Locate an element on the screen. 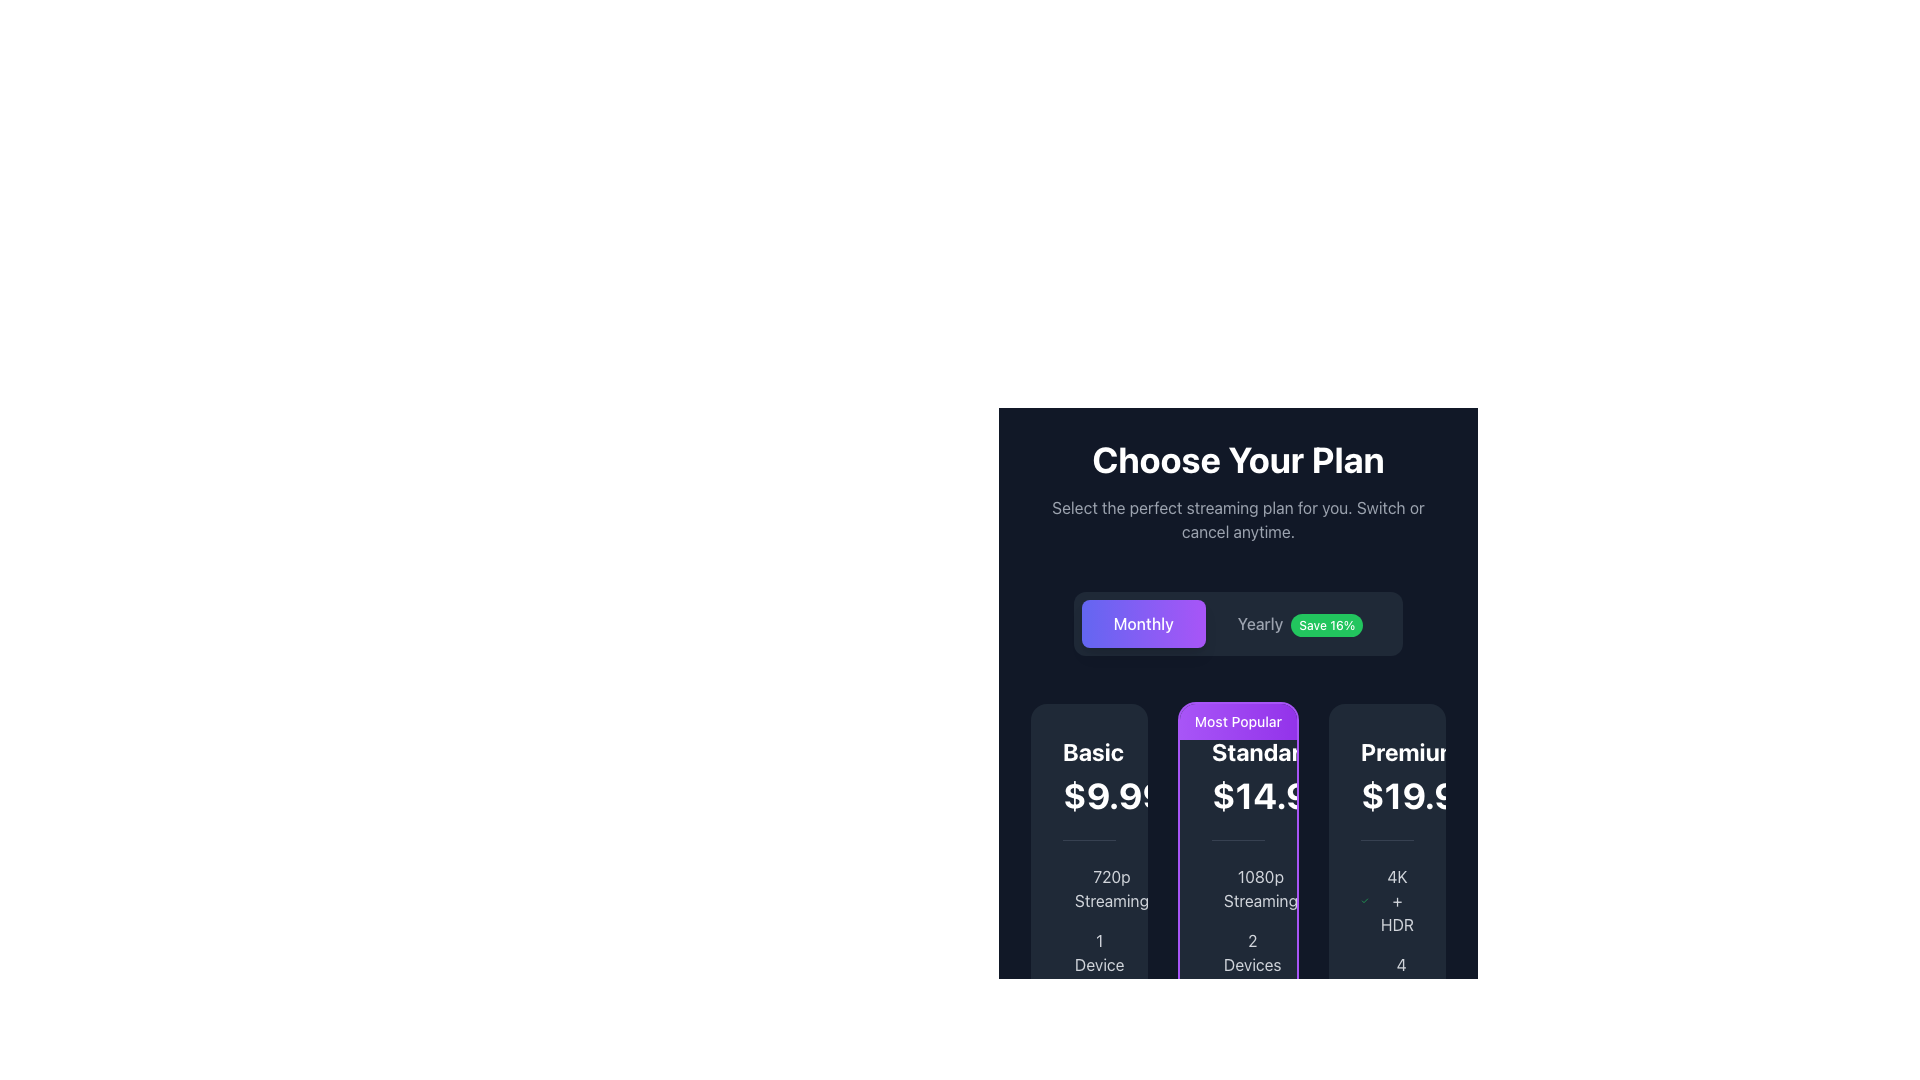 The height and width of the screenshot is (1080, 1920). the text label displaying the price '$14.99' in bold white font, located in the 'Standard' subscription plan section is located at coordinates (1271, 794).